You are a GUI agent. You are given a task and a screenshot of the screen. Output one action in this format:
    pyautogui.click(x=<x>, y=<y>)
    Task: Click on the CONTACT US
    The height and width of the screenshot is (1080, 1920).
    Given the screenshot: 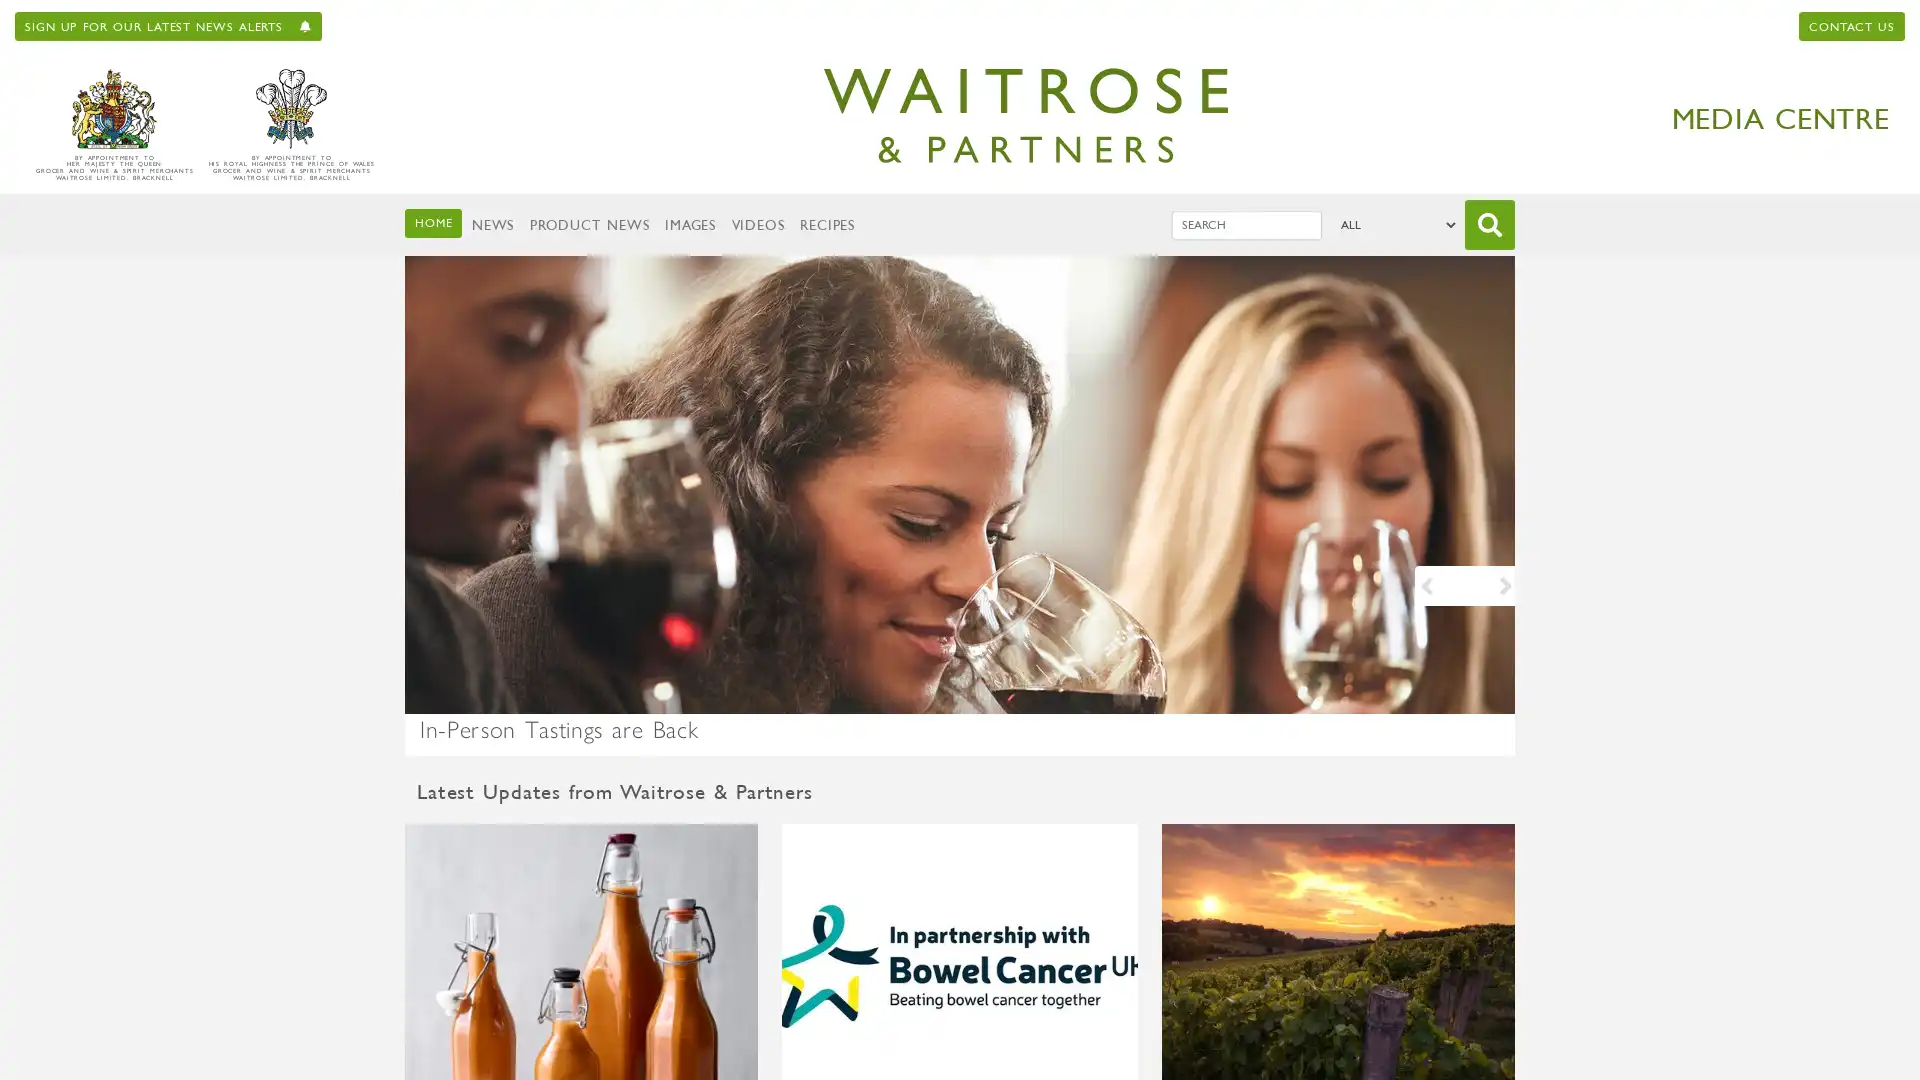 What is the action you would take?
    pyautogui.click(x=1851, y=26)
    